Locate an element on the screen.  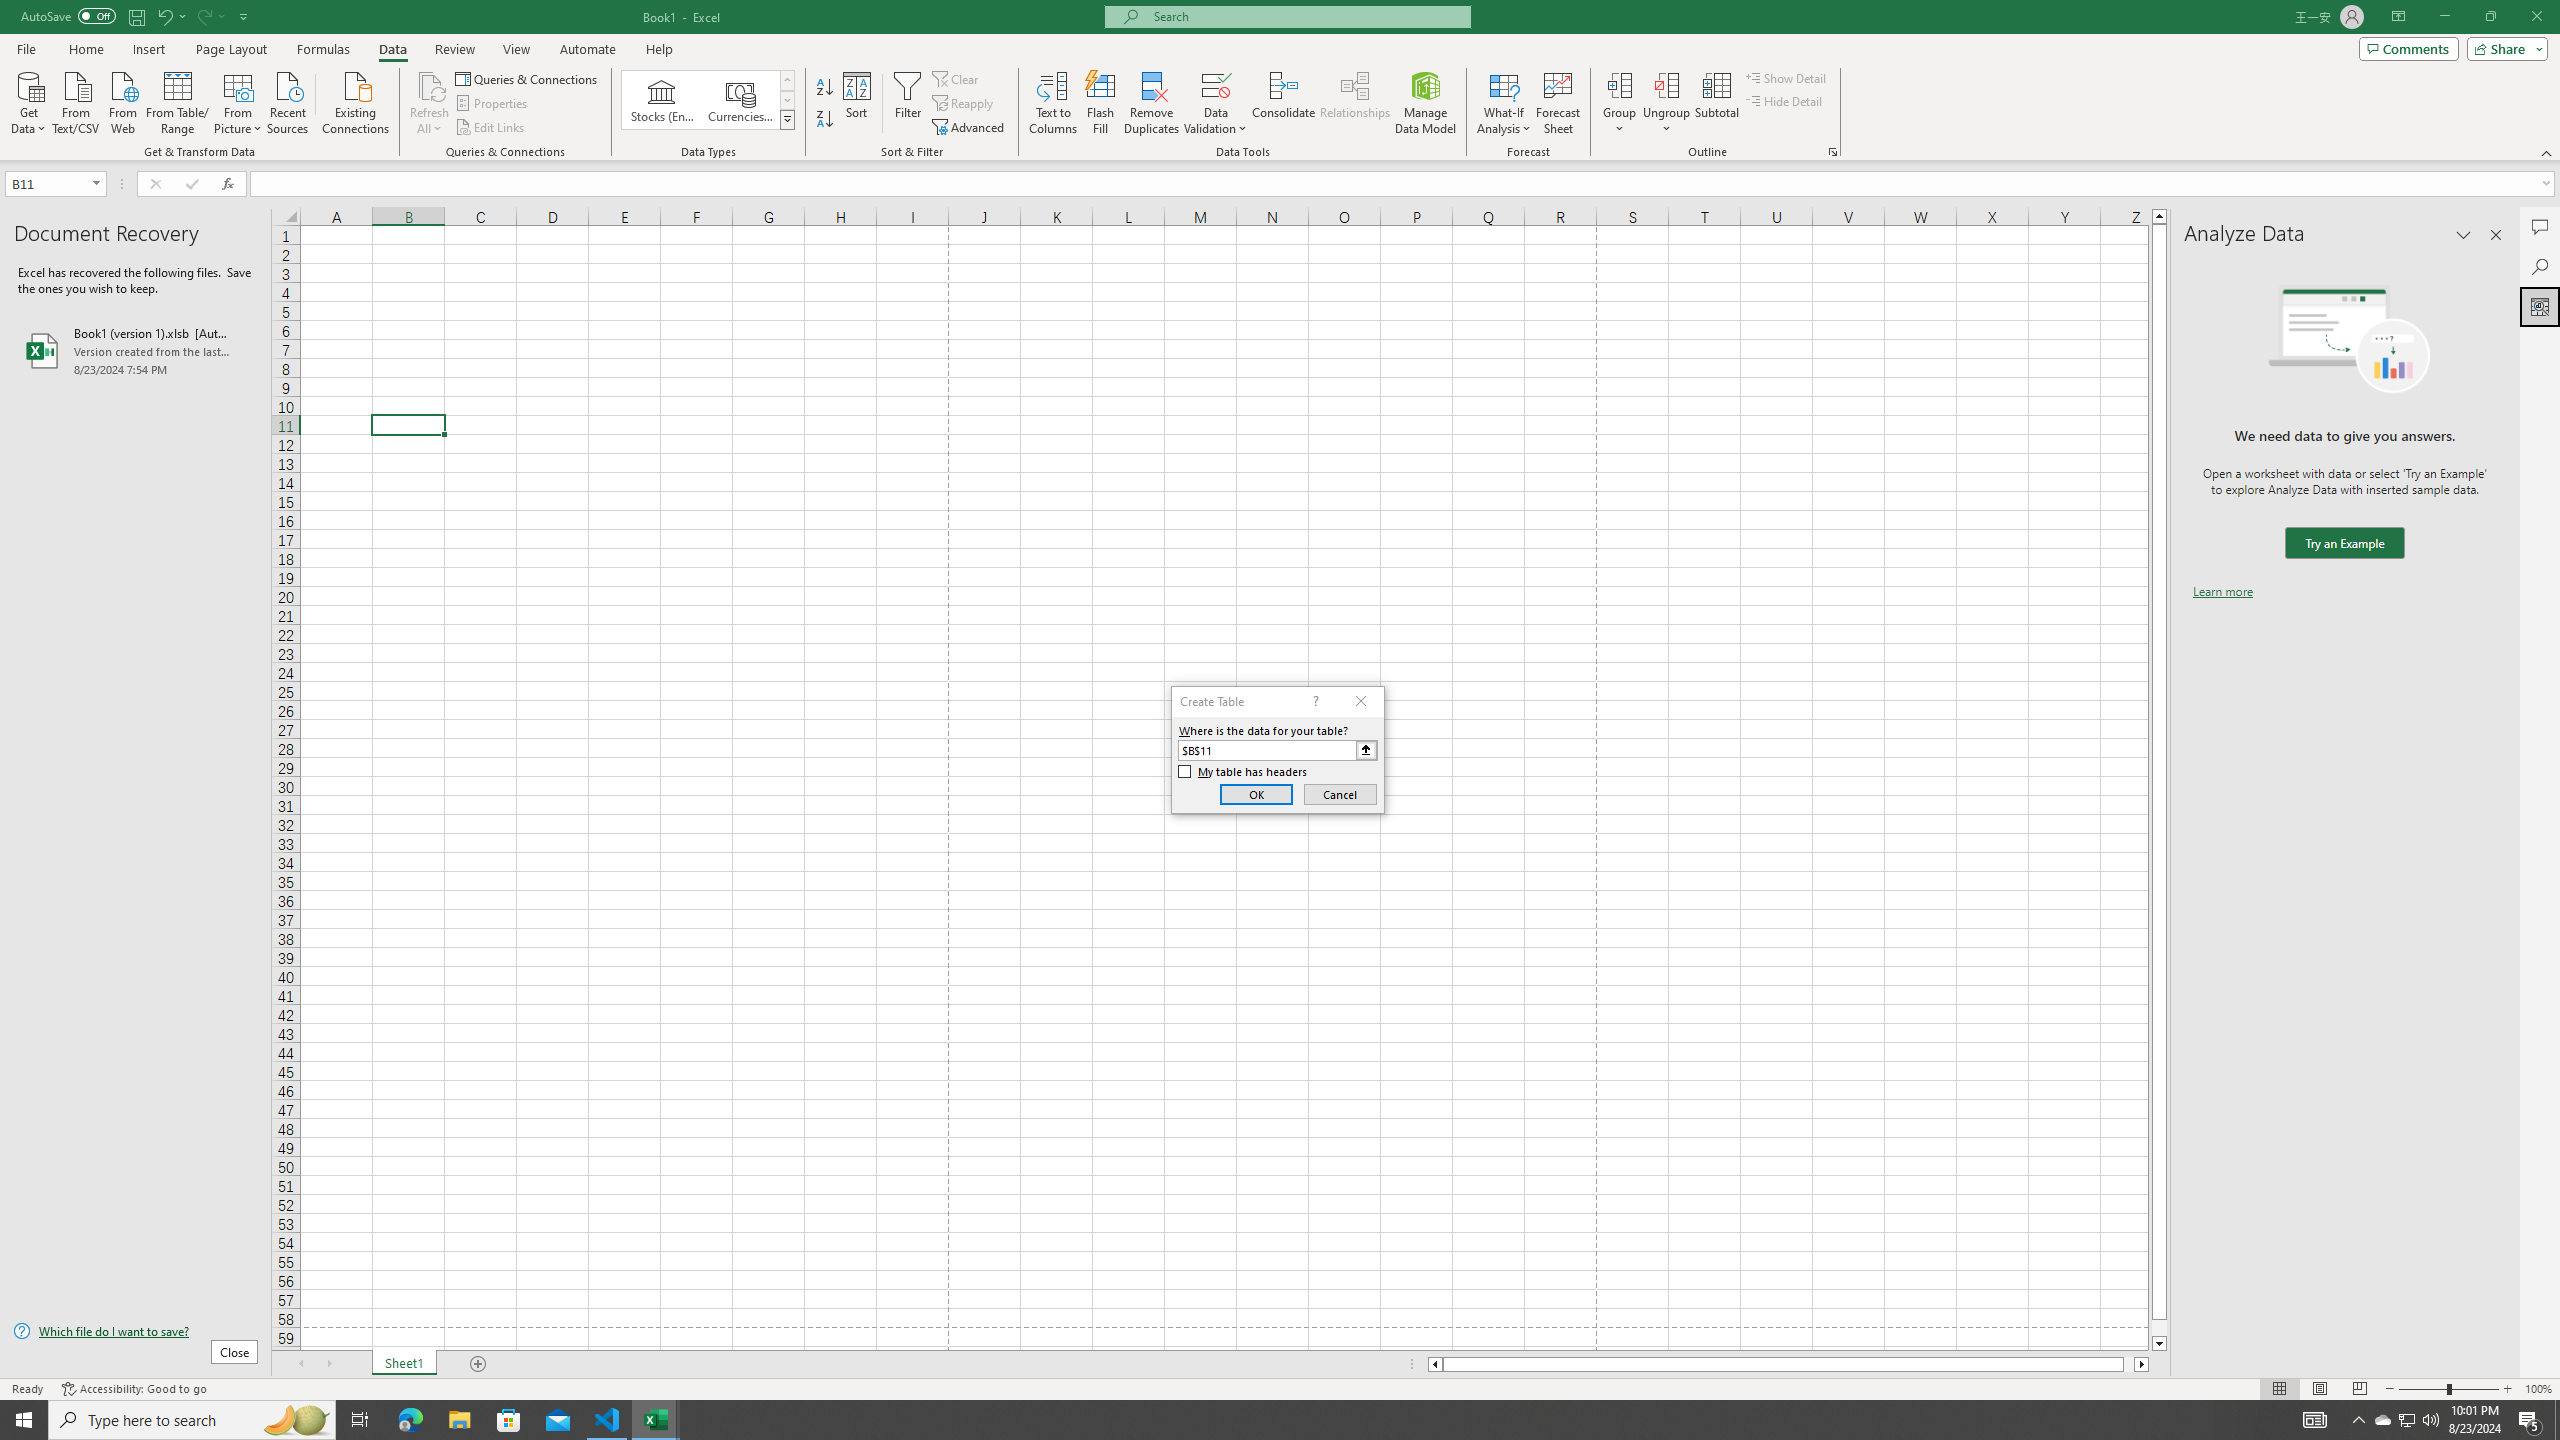
'Row Down' is located at coordinates (787, 99).